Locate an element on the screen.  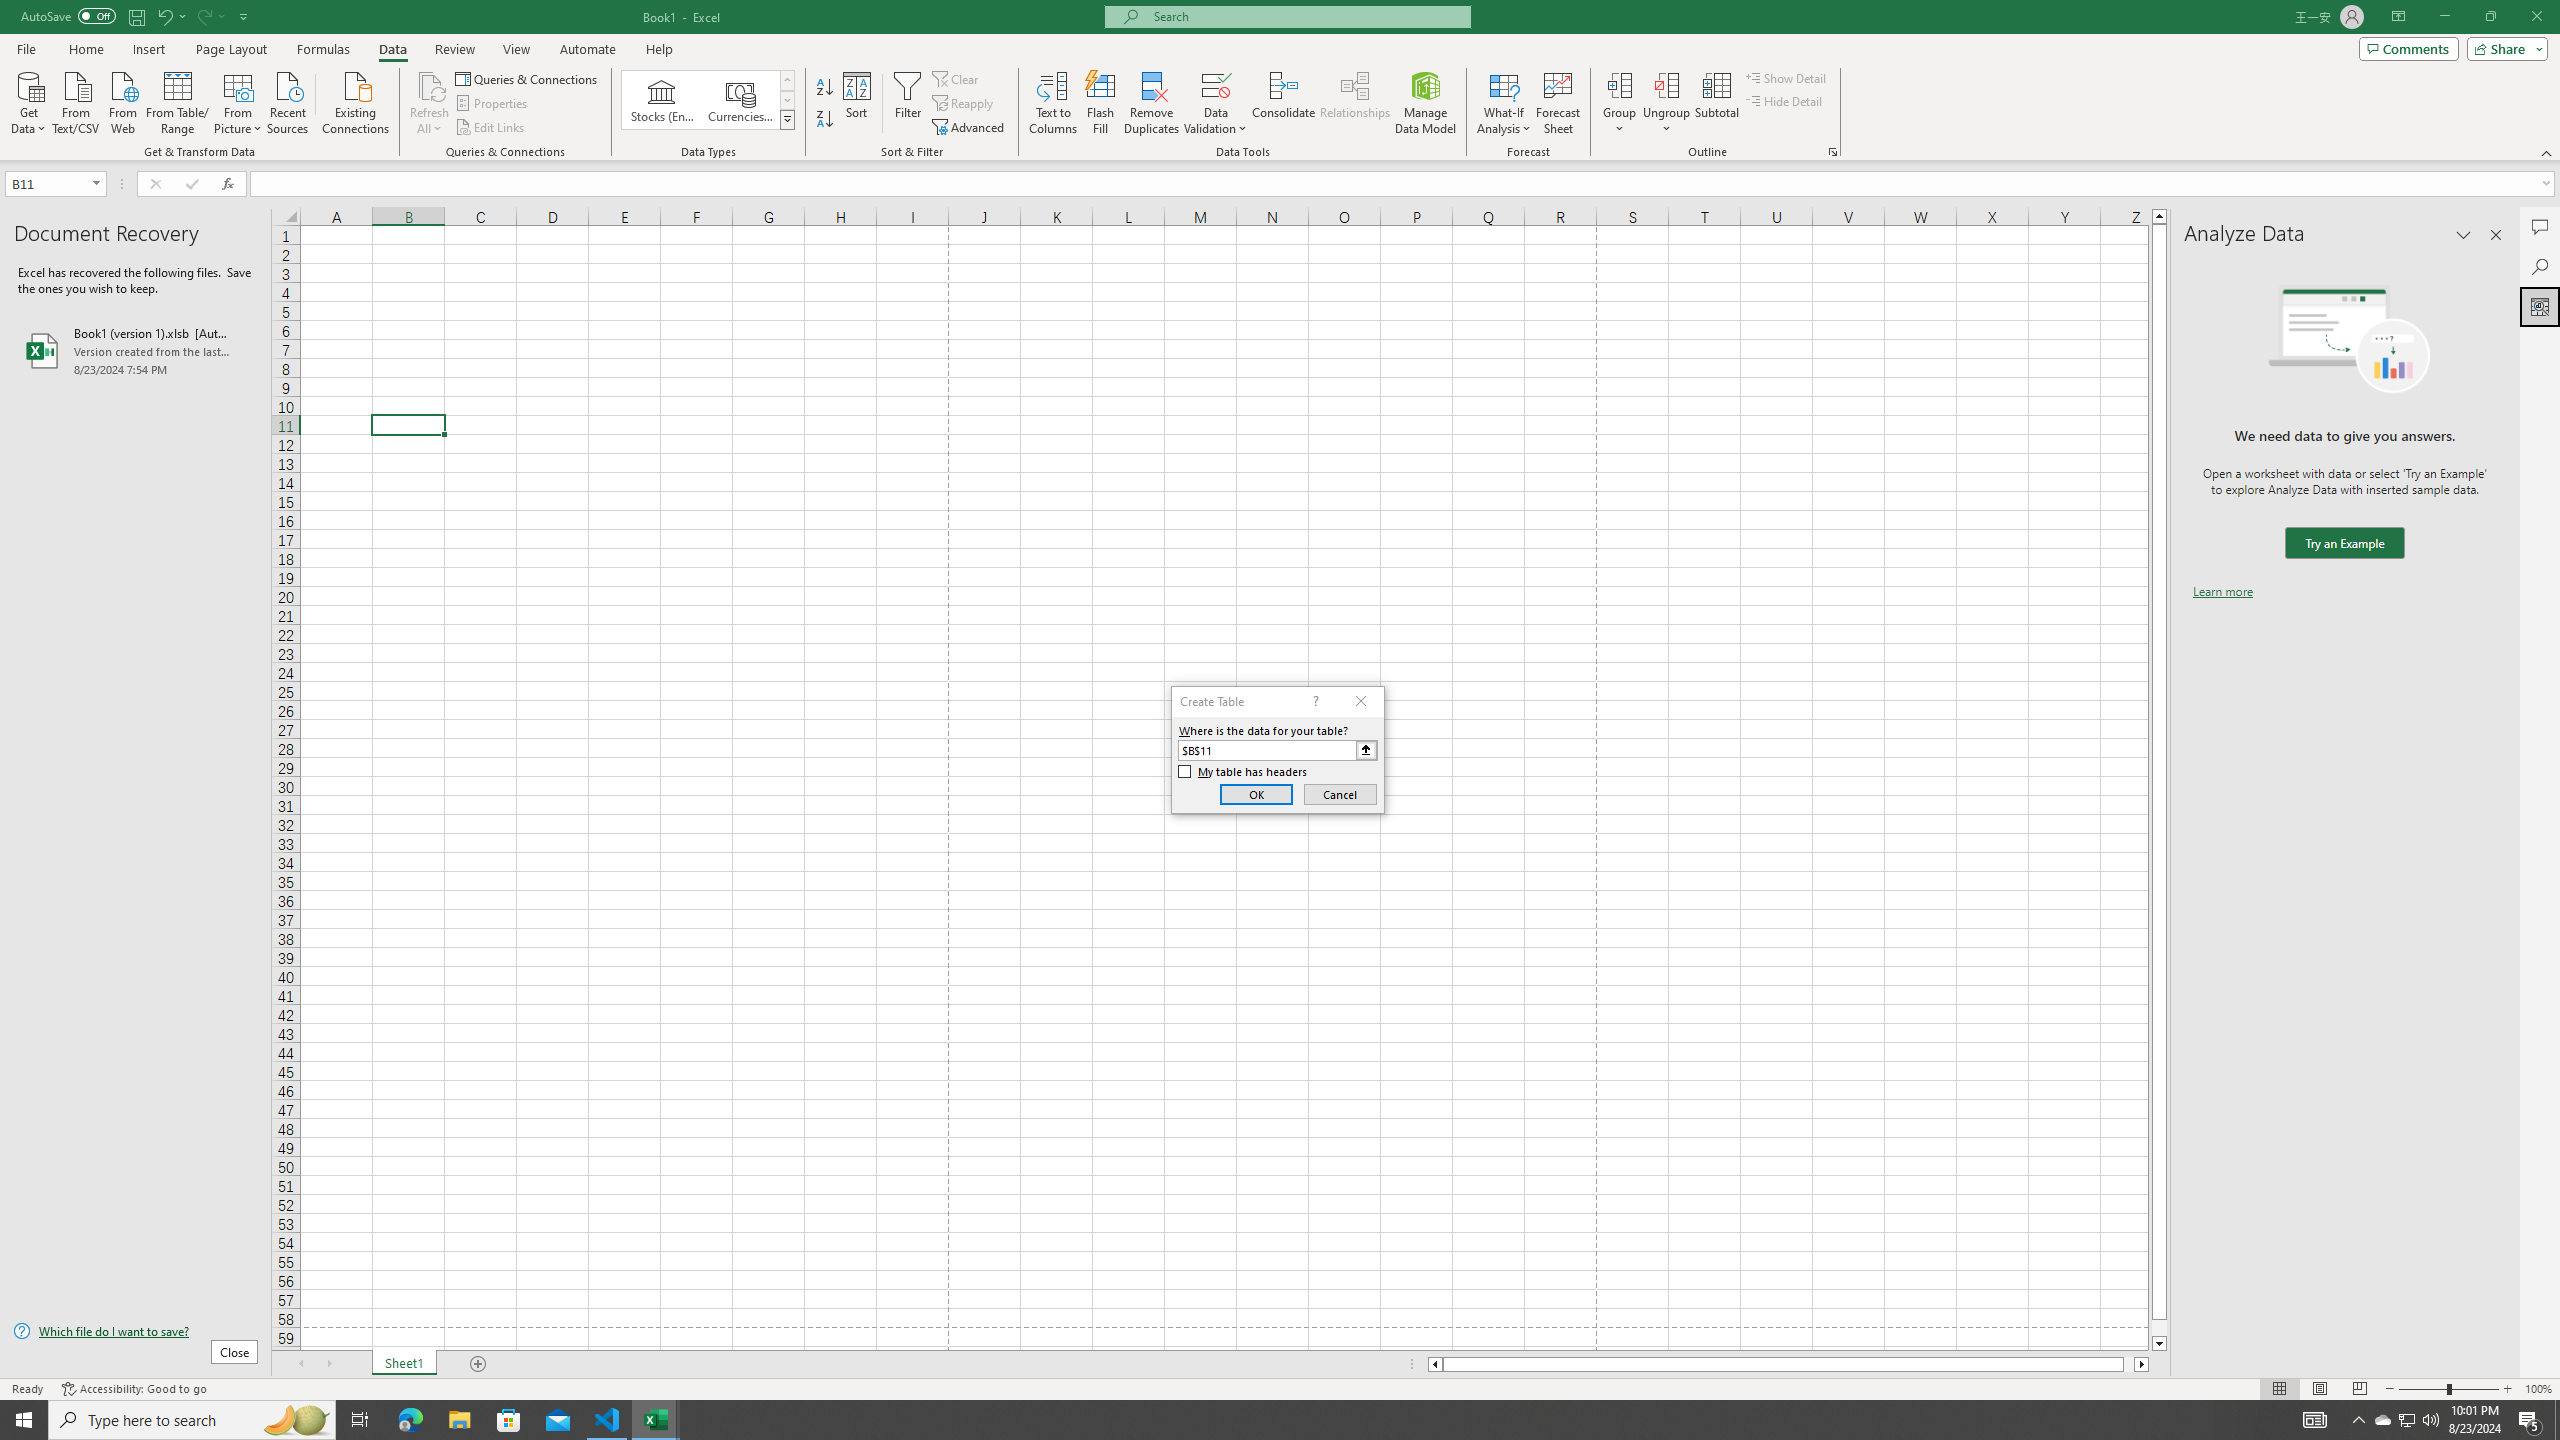
'Row Down' is located at coordinates (787, 99).